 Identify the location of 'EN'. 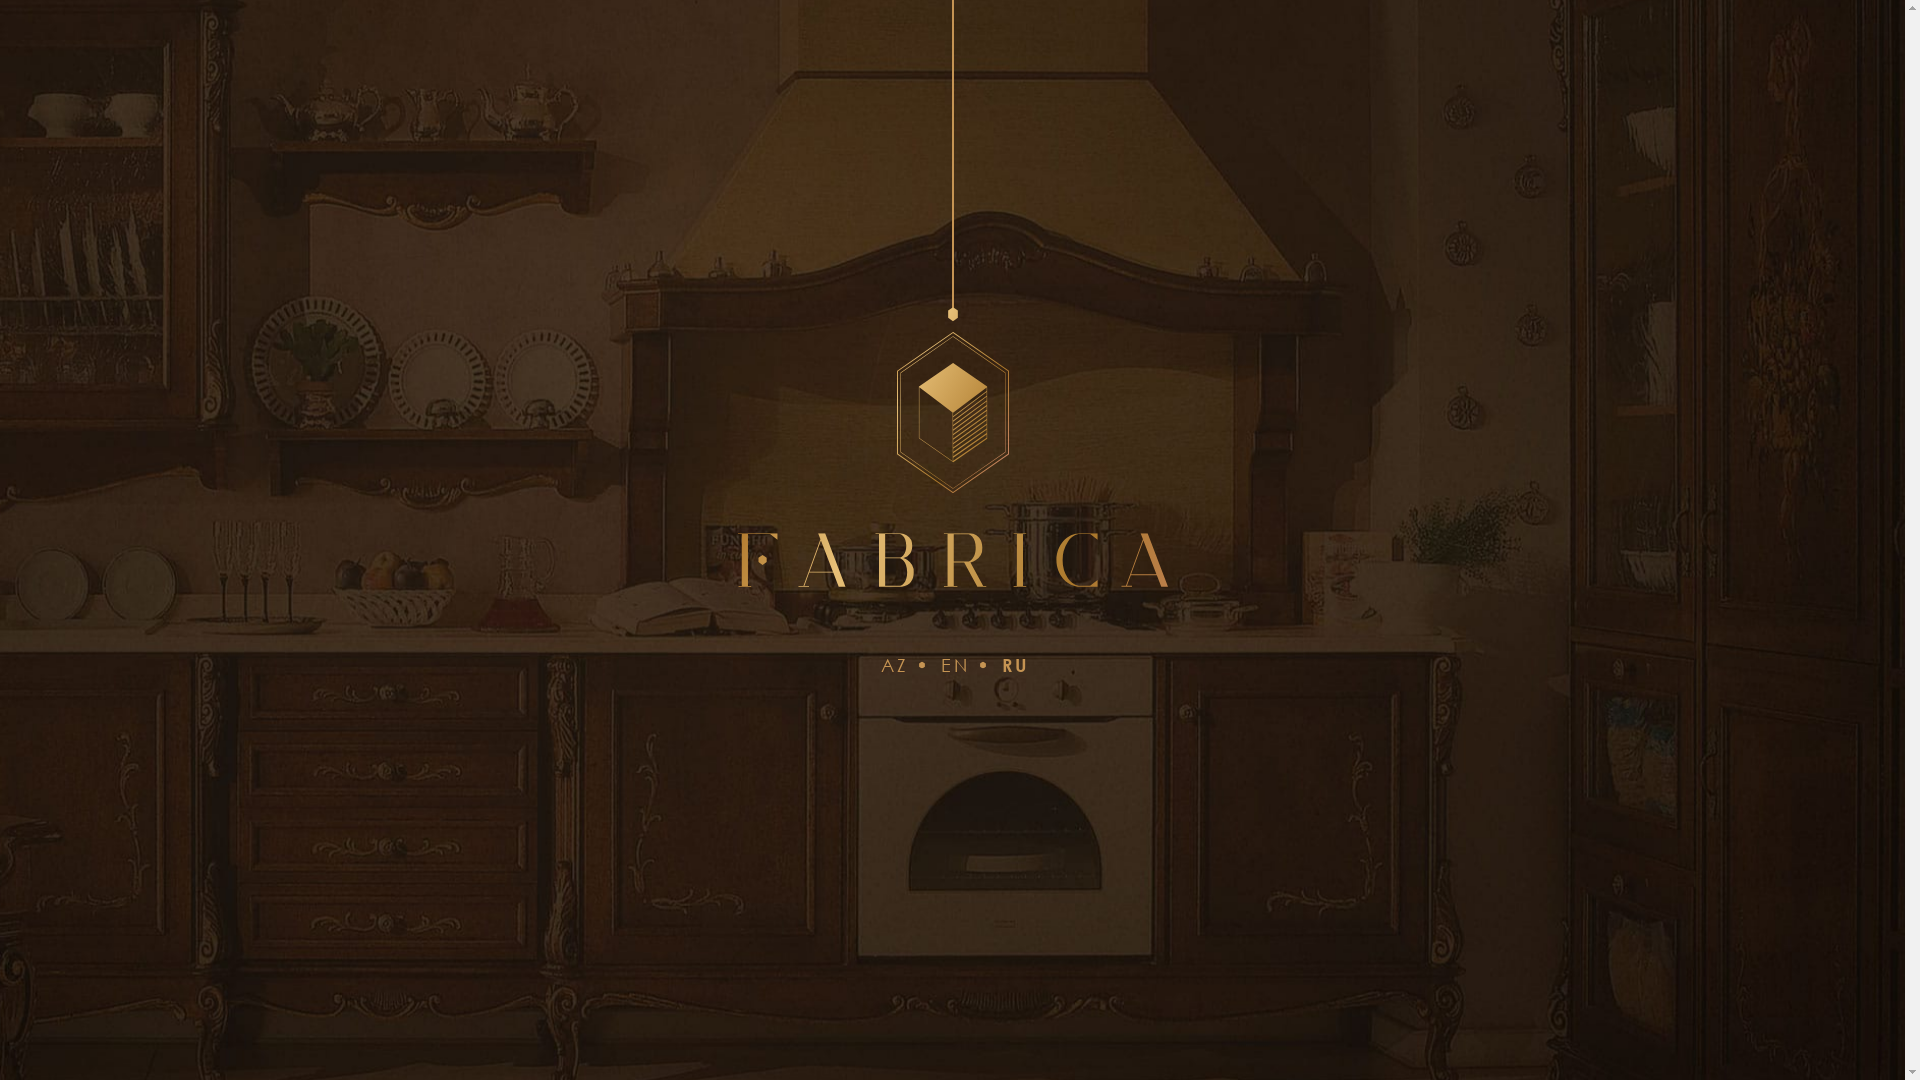
(954, 664).